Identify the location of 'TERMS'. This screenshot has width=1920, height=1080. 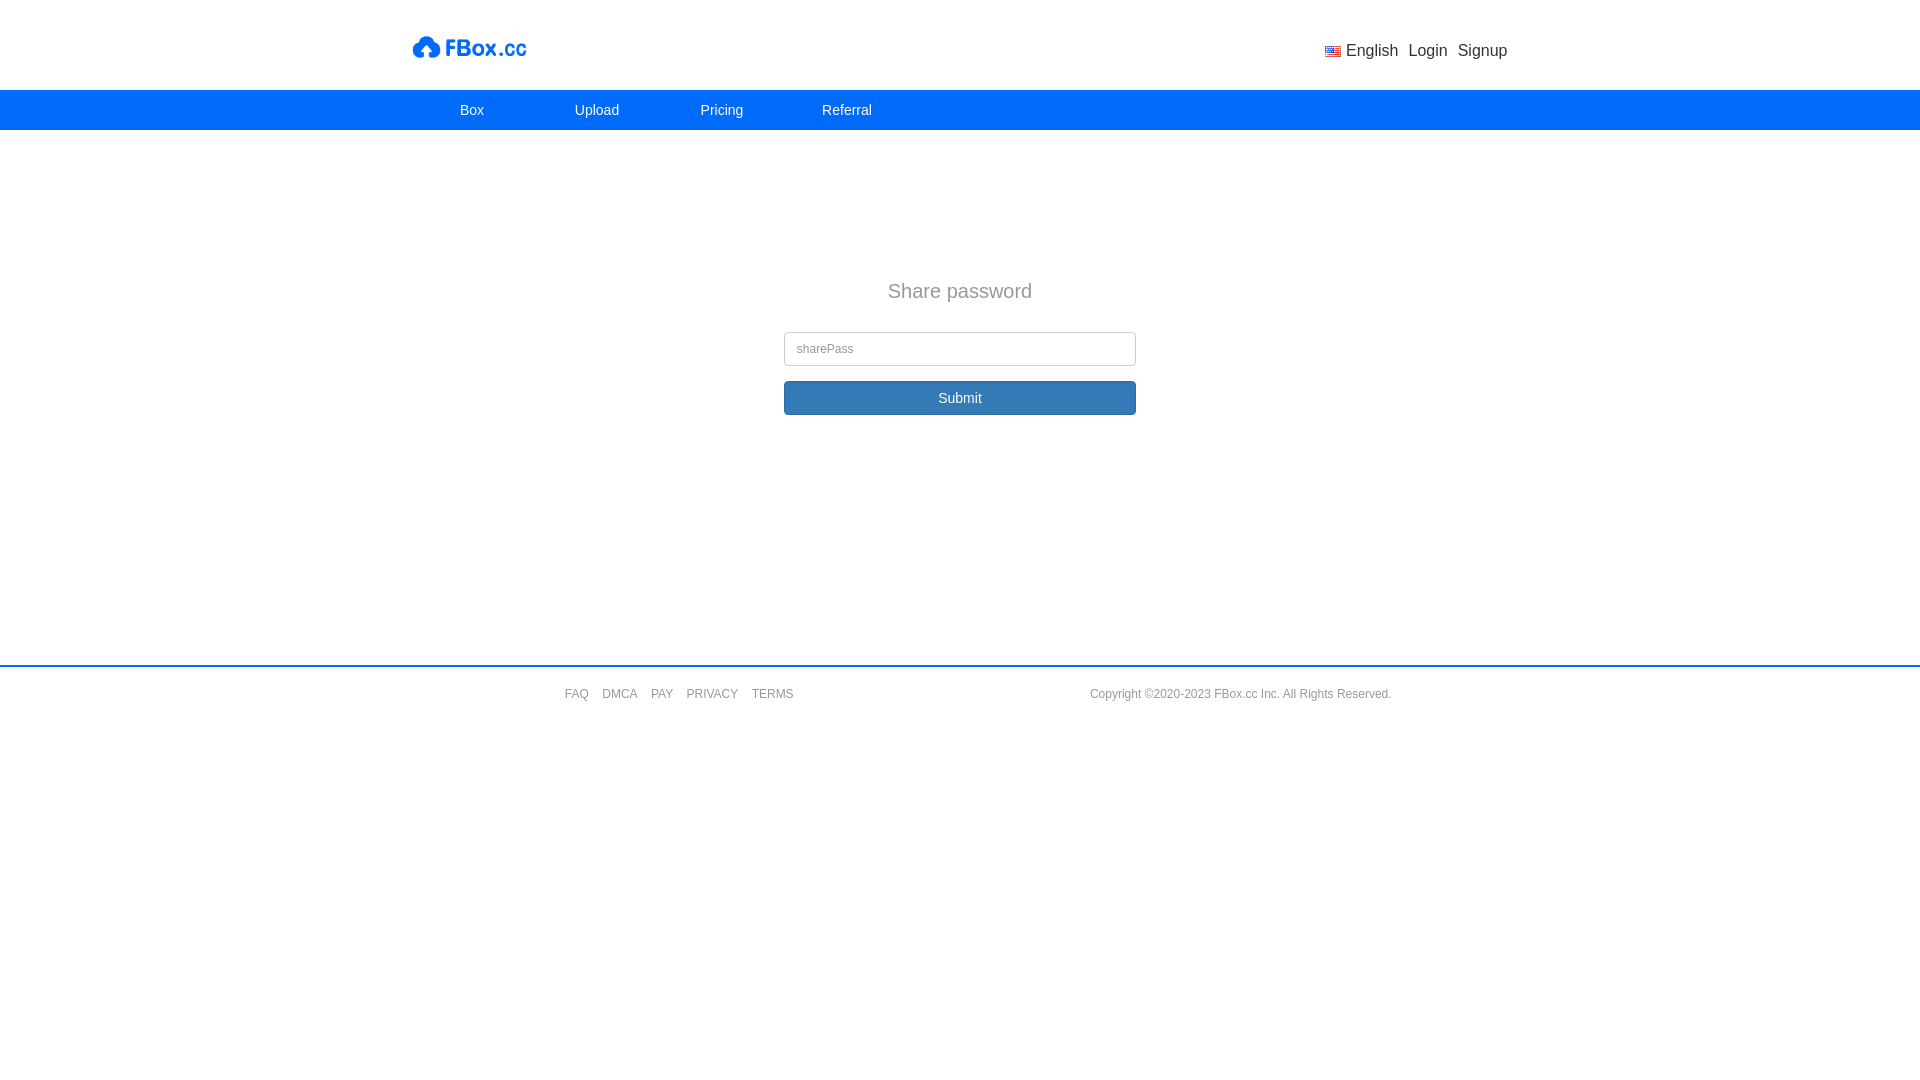
(771, 693).